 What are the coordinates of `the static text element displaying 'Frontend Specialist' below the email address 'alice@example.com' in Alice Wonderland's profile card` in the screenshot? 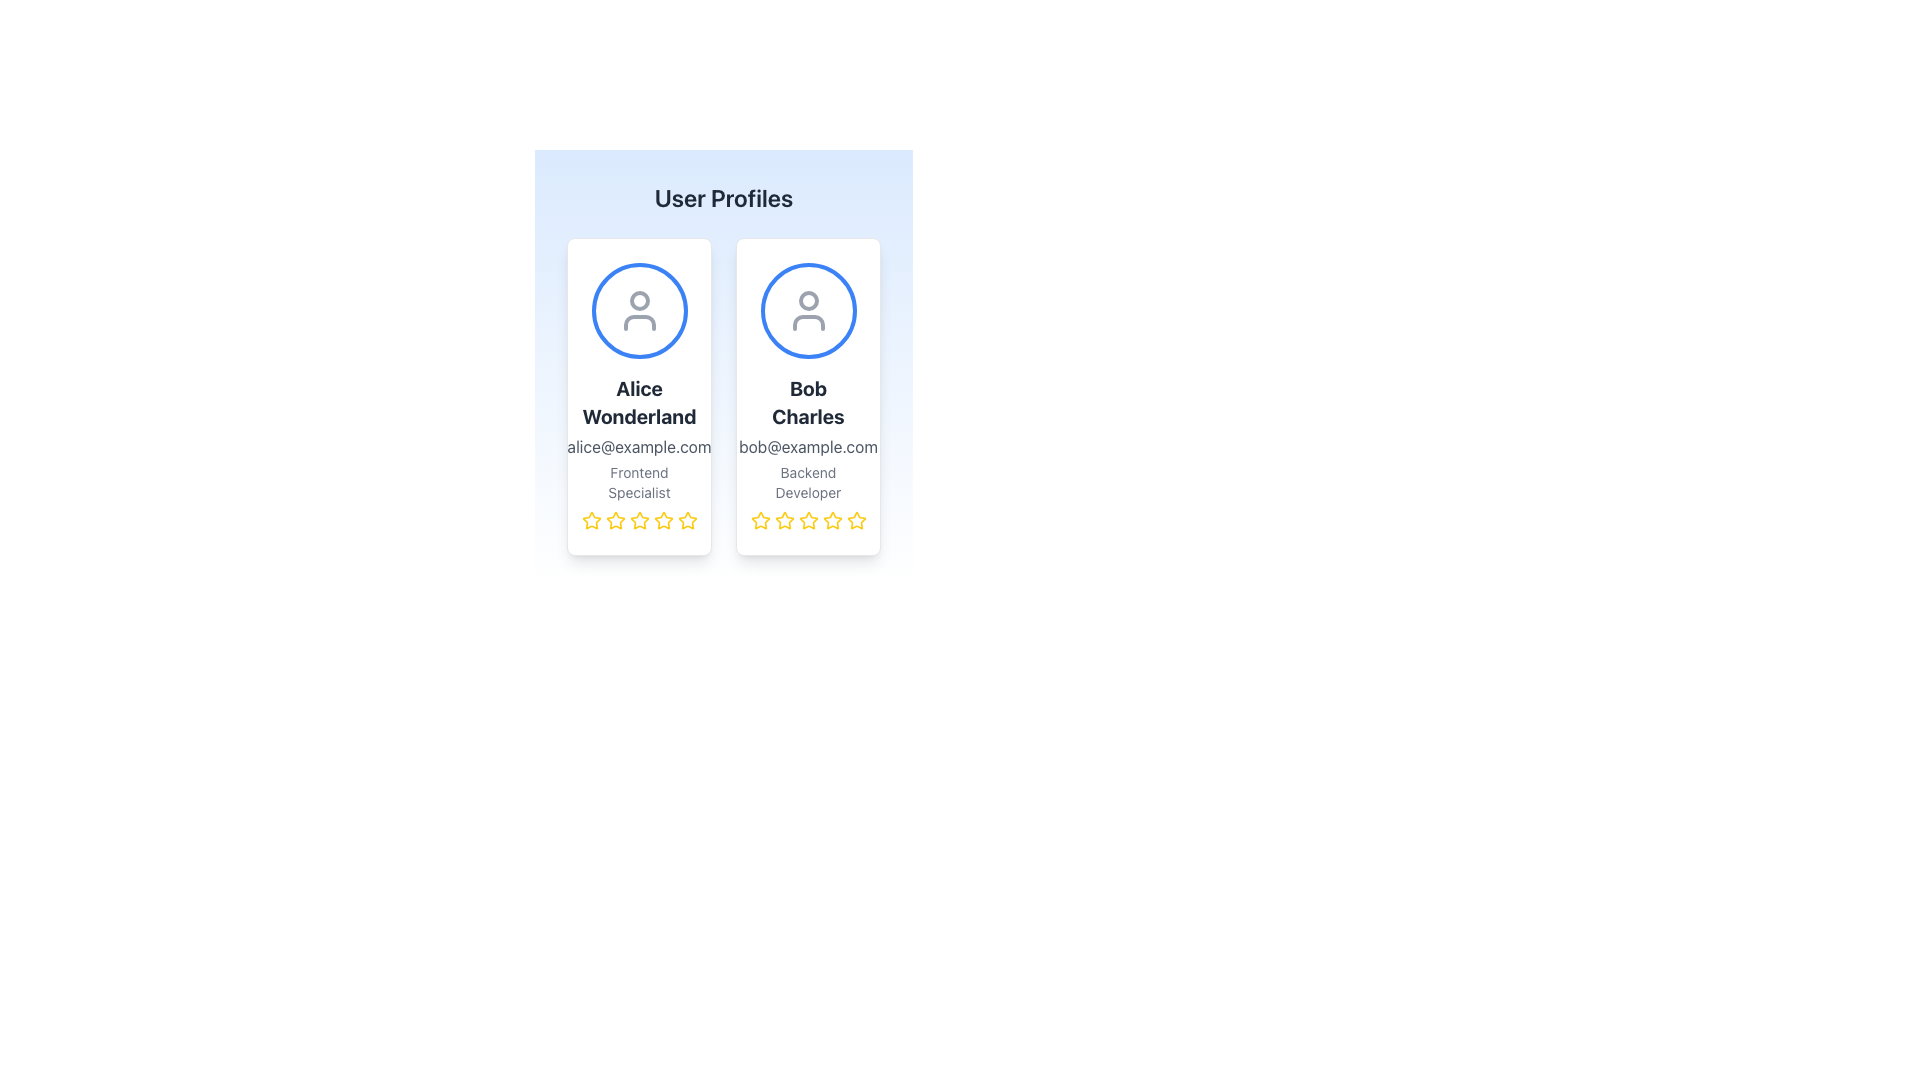 It's located at (638, 482).